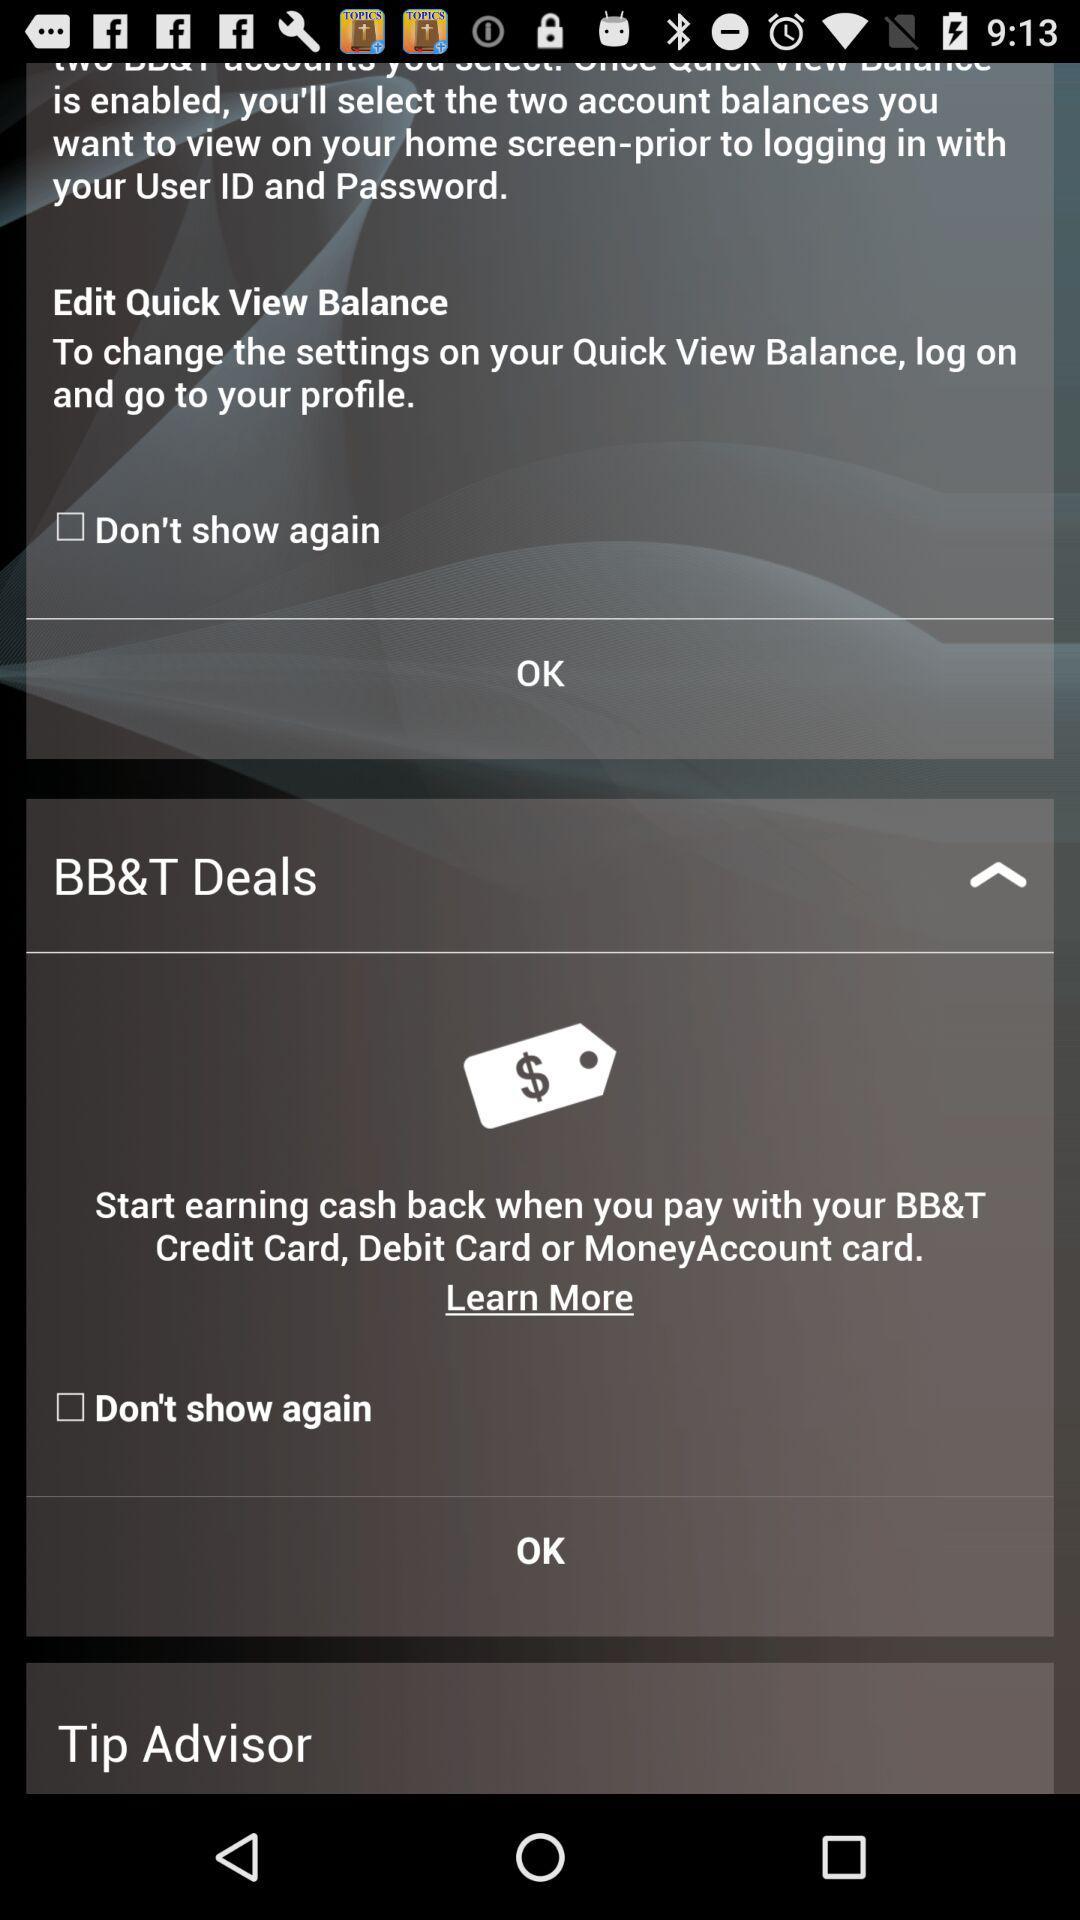 The height and width of the screenshot is (1920, 1080). Describe the element at coordinates (538, 1296) in the screenshot. I see `the learn more item` at that location.